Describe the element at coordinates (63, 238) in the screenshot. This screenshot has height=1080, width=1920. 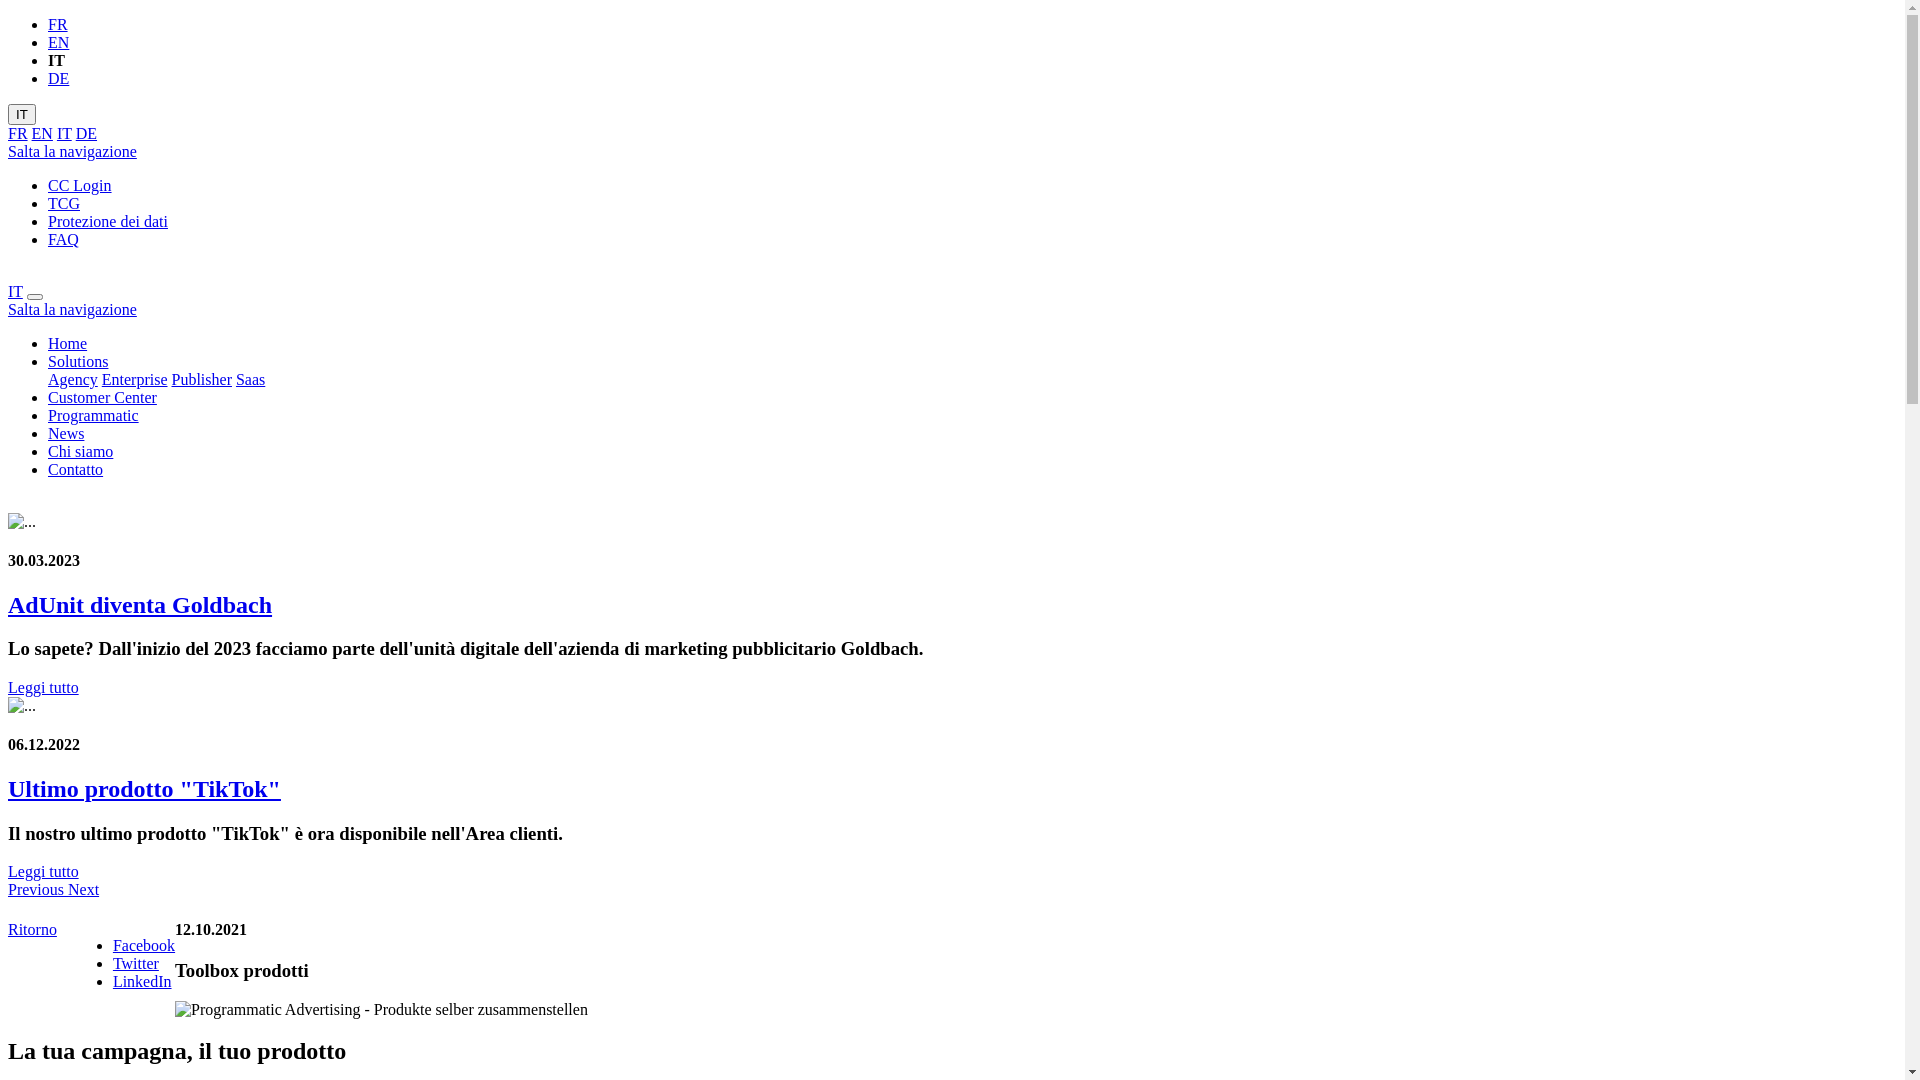
I see `'FAQ'` at that location.